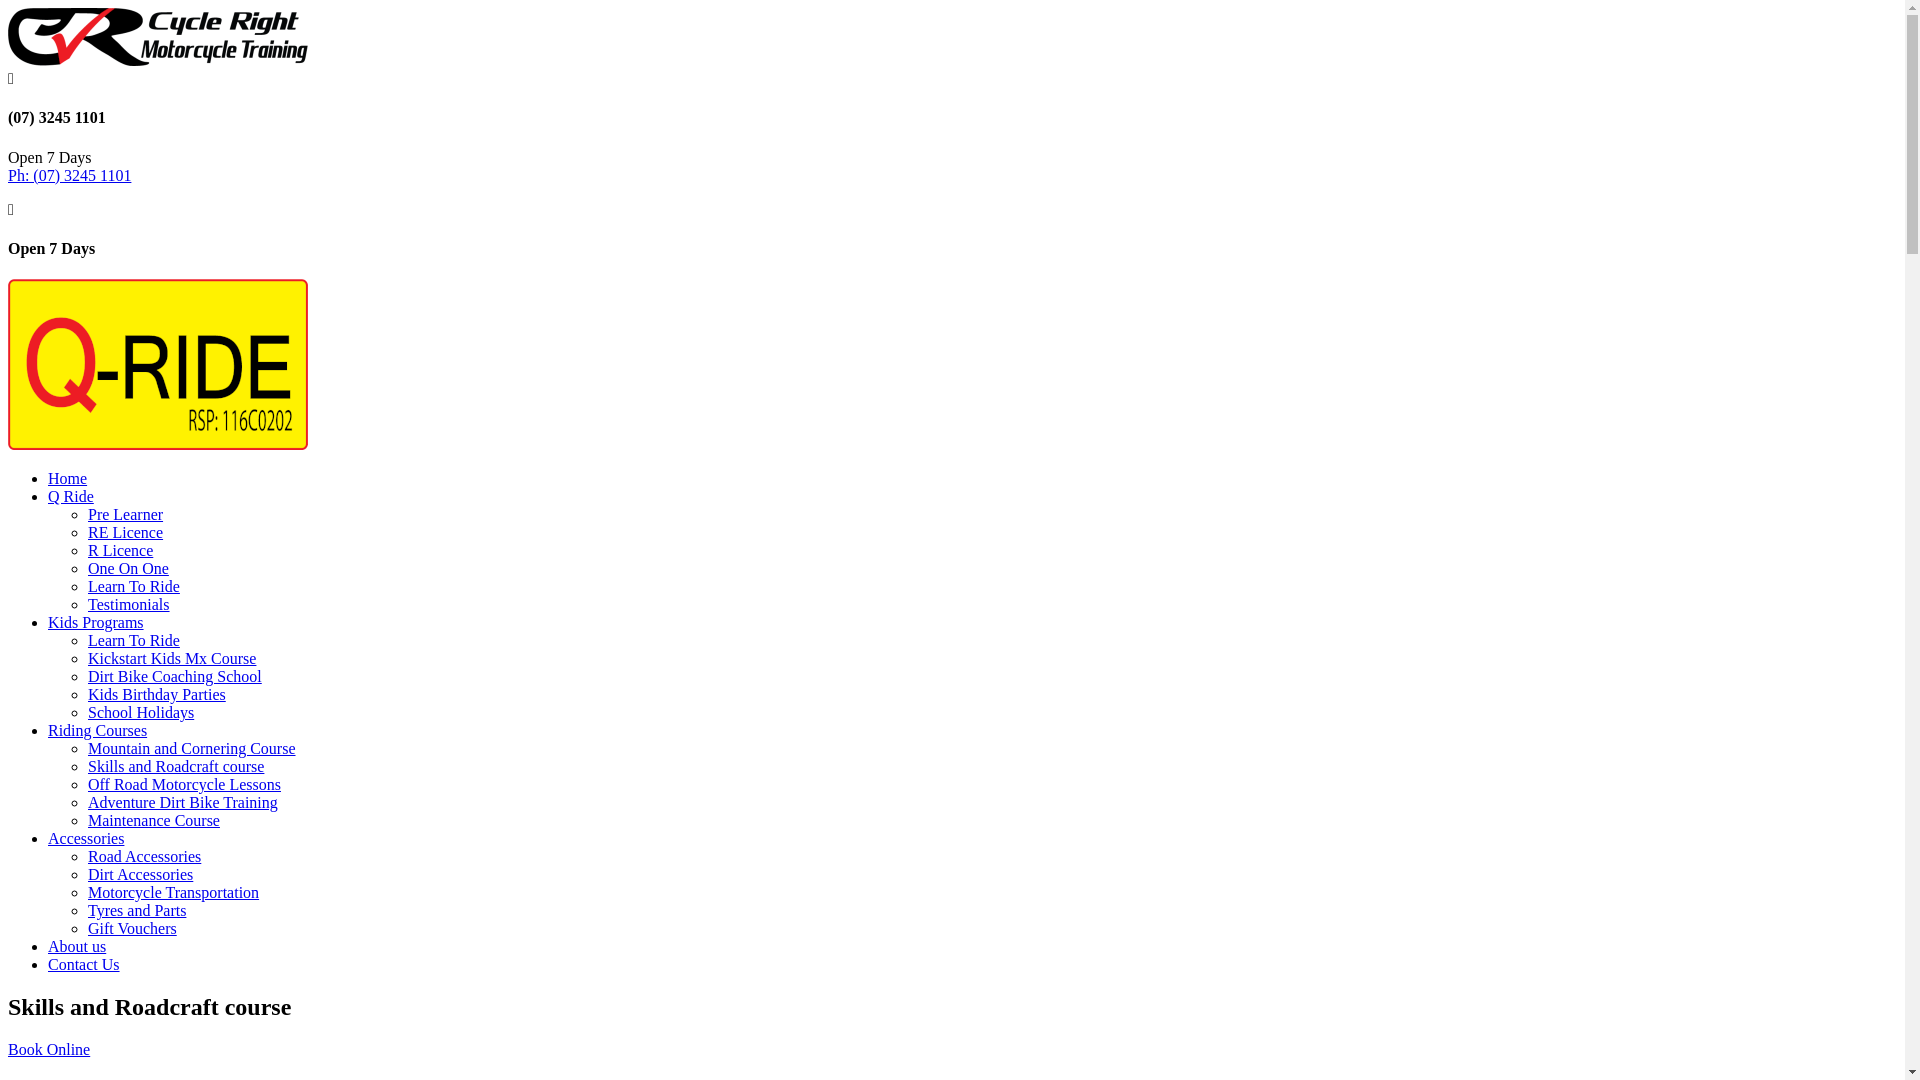 Image resolution: width=1920 pixels, height=1080 pixels. What do you see at coordinates (48, 1048) in the screenshot?
I see `'Book Online'` at bounding box center [48, 1048].